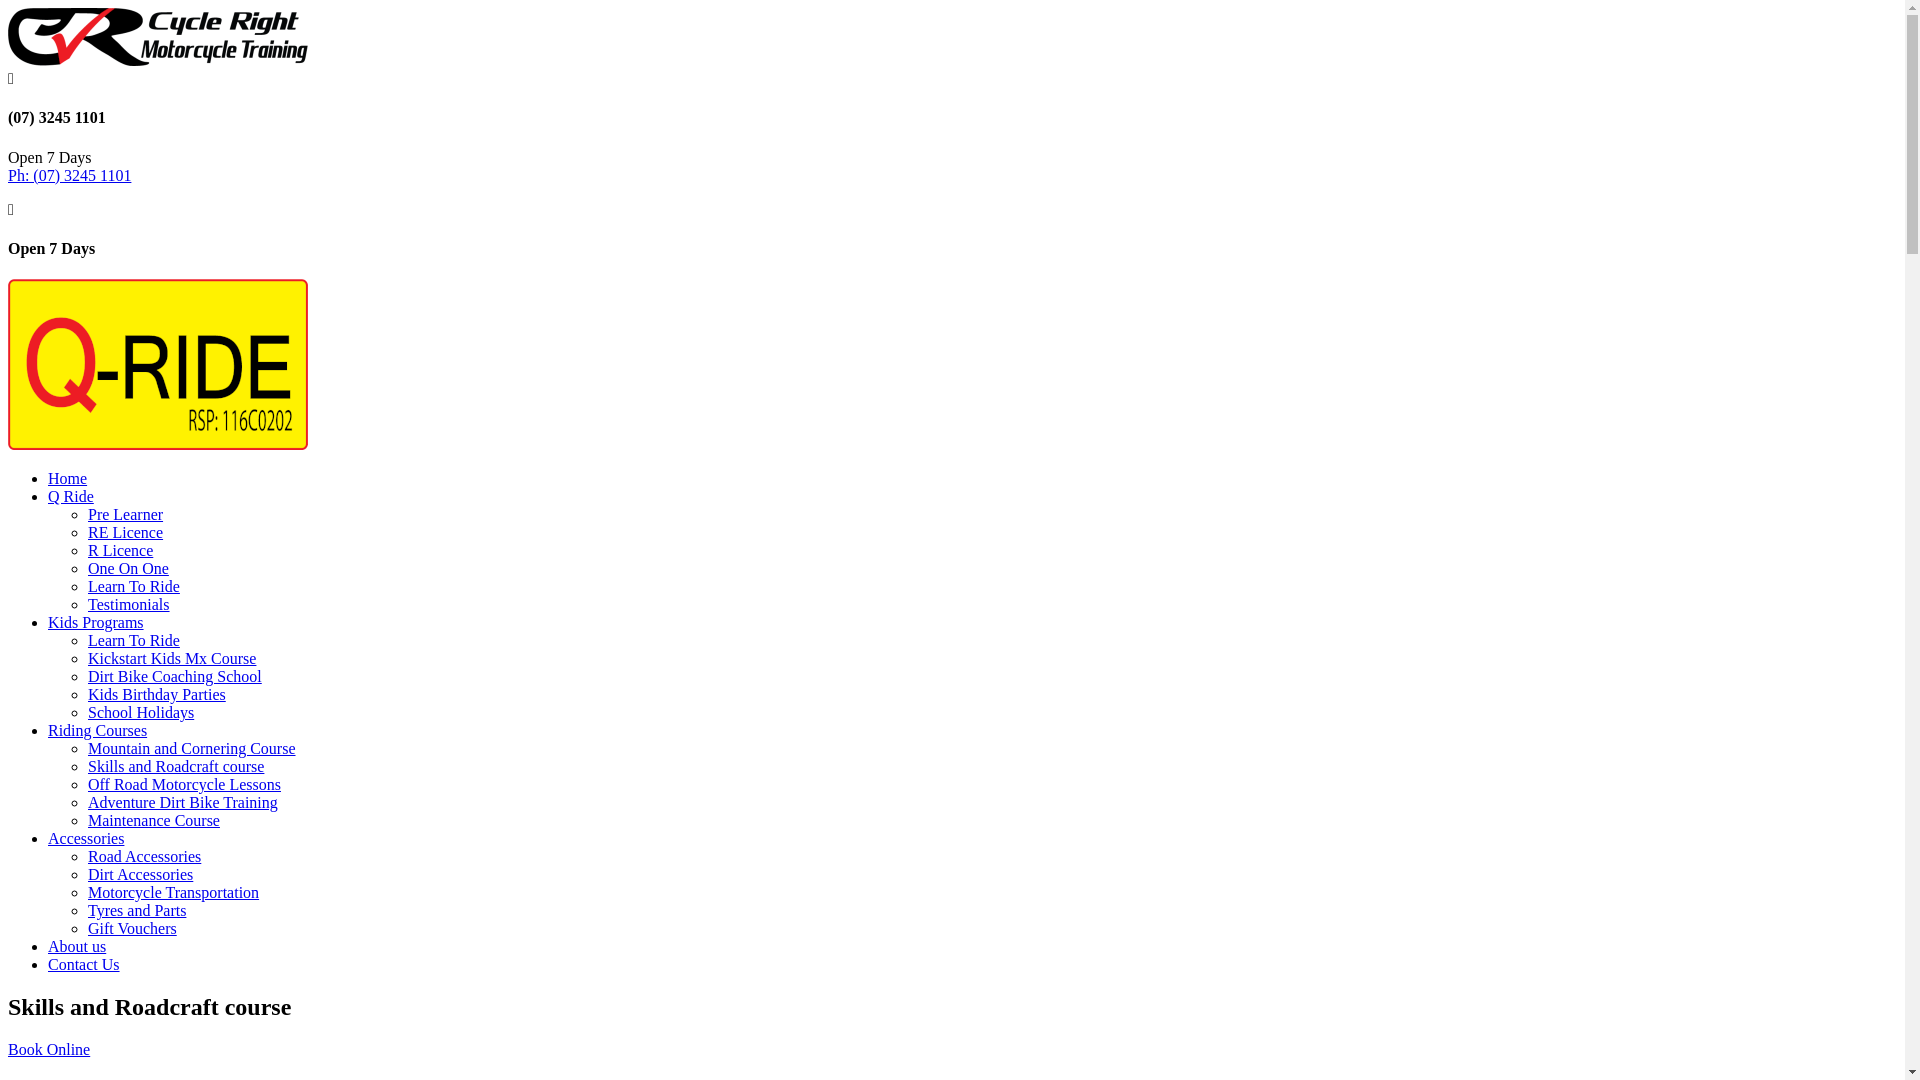 Image resolution: width=1920 pixels, height=1080 pixels. What do you see at coordinates (48, 1048) in the screenshot?
I see `'Book Online'` at bounding box center [48, 1048].